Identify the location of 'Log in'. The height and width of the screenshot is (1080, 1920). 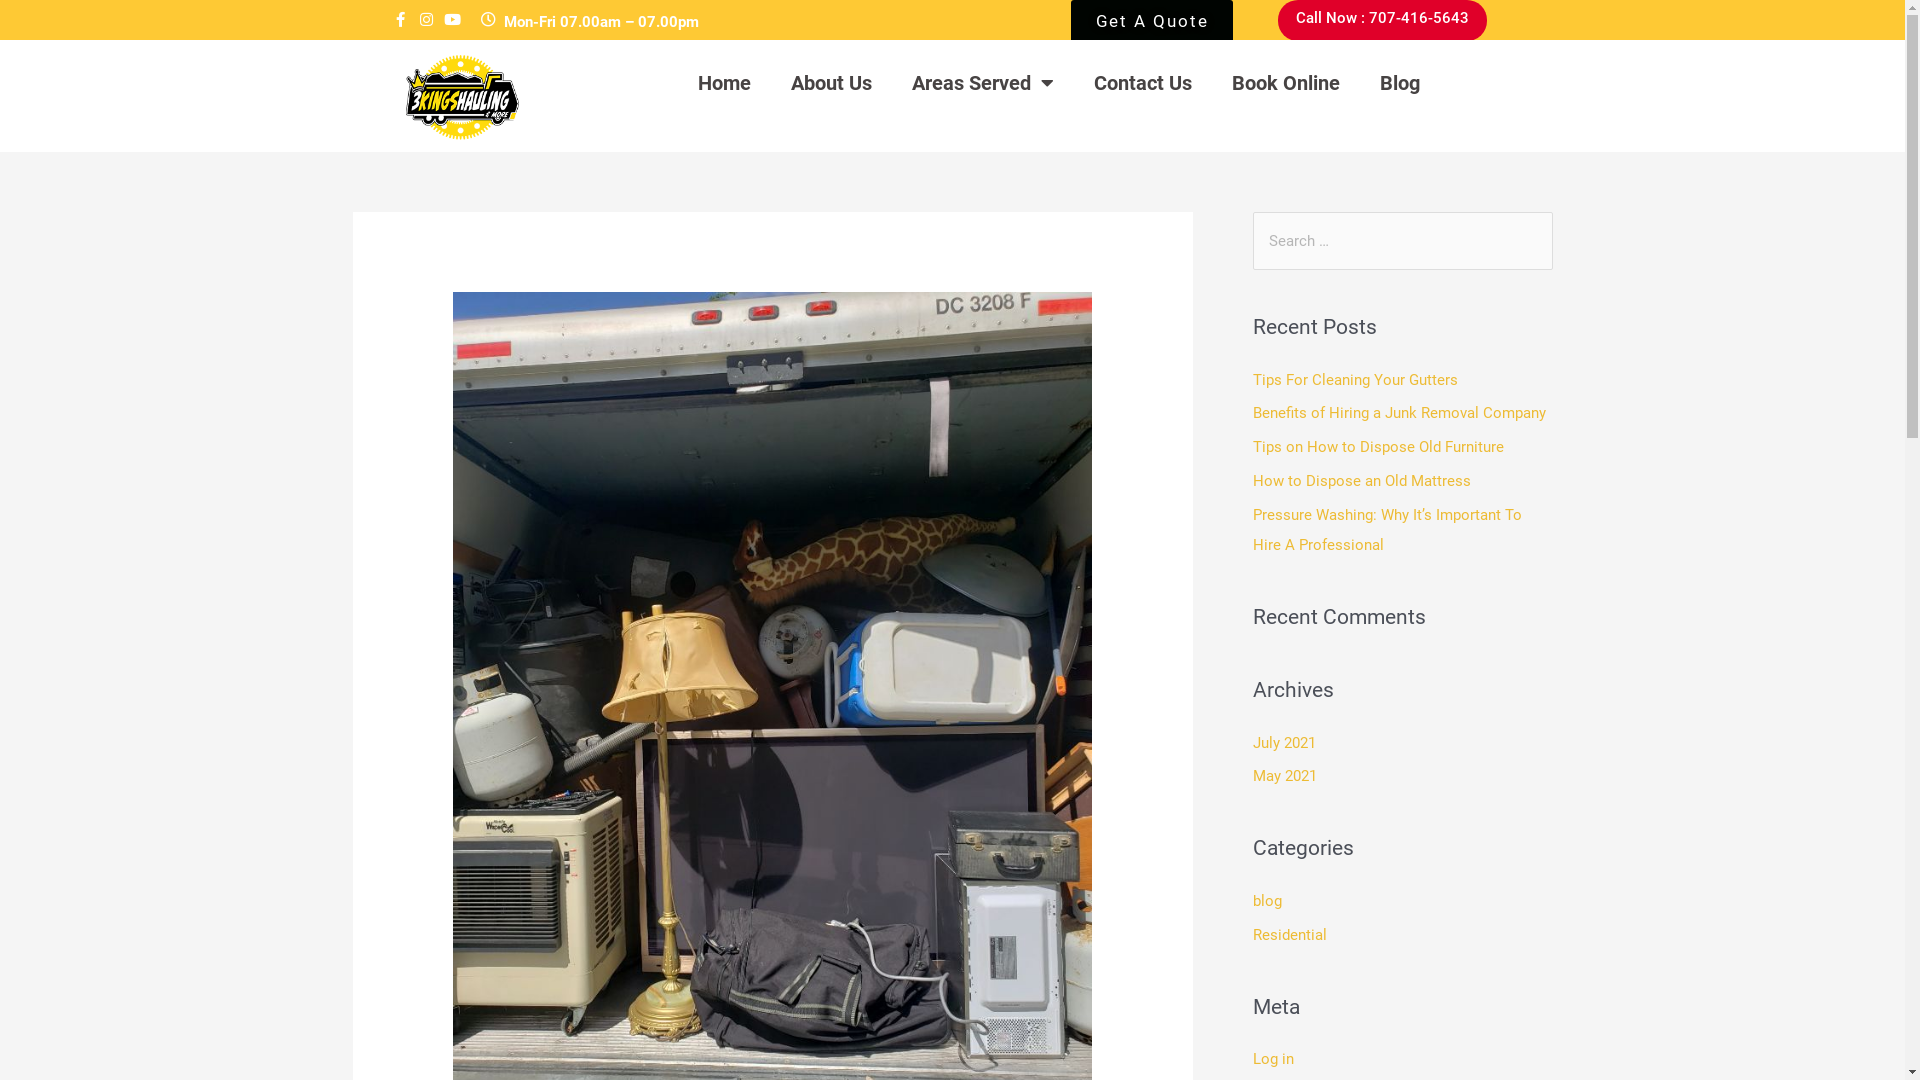
(1271, 1058).